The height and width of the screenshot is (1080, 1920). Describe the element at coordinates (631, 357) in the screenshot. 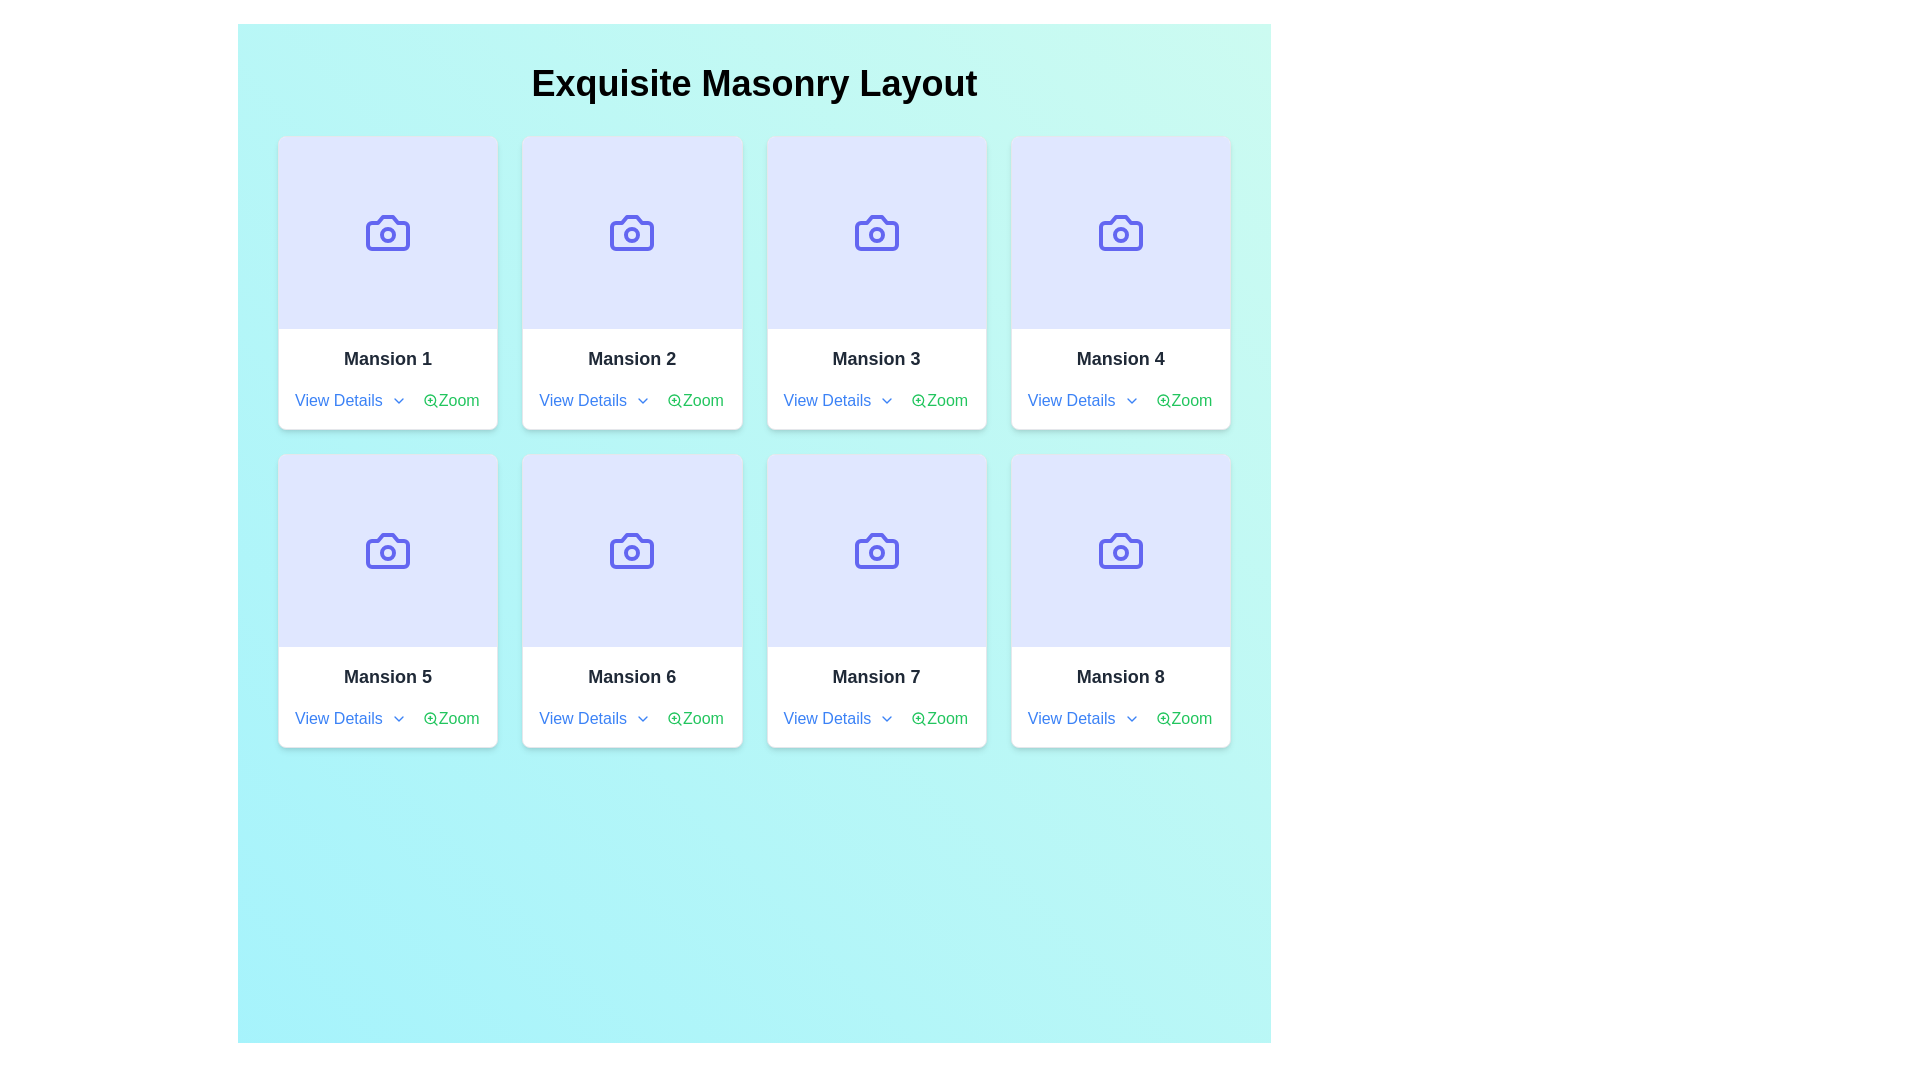

I see `text label displaying 'Mansion 2' which is centrally aligned in the second card of the grid layout` at that location.